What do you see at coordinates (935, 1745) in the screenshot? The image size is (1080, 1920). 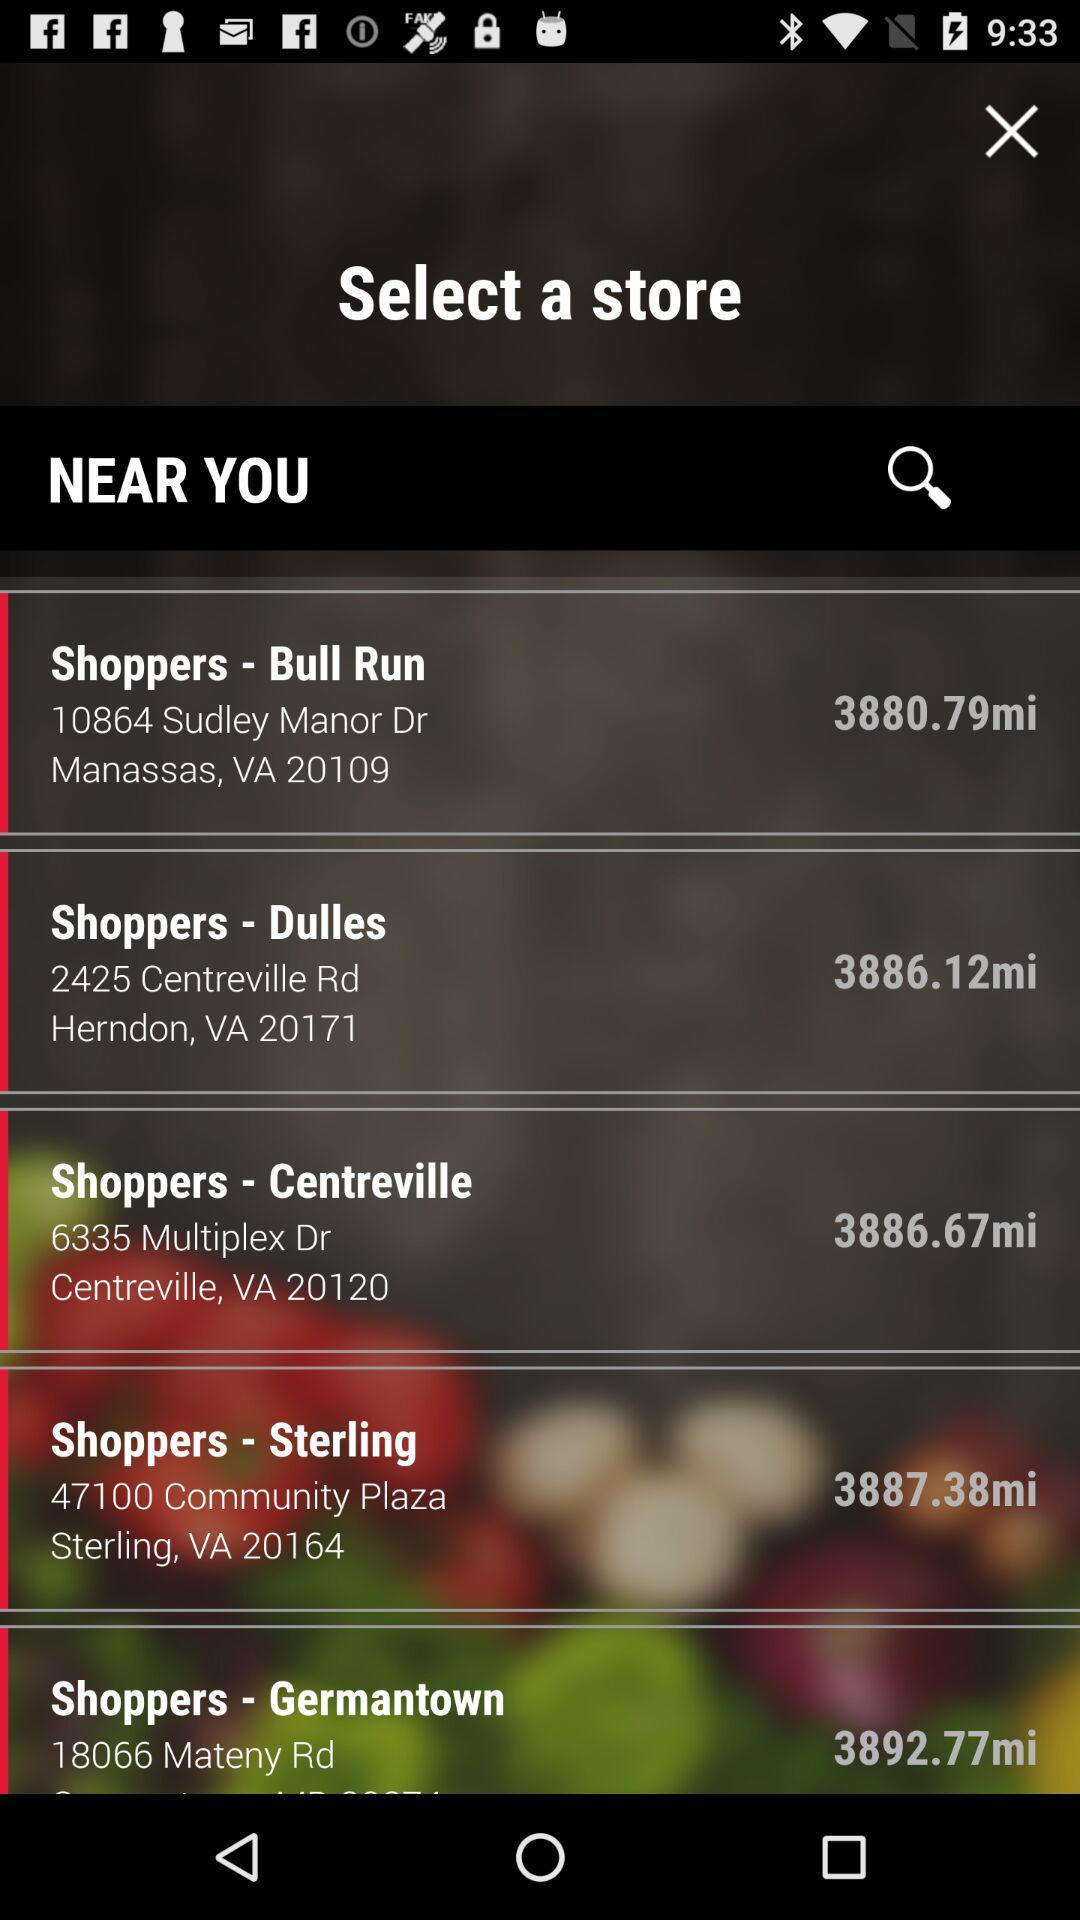 I see `item to the right of 18066 mateny rd` at bounding box center [935, 1745].